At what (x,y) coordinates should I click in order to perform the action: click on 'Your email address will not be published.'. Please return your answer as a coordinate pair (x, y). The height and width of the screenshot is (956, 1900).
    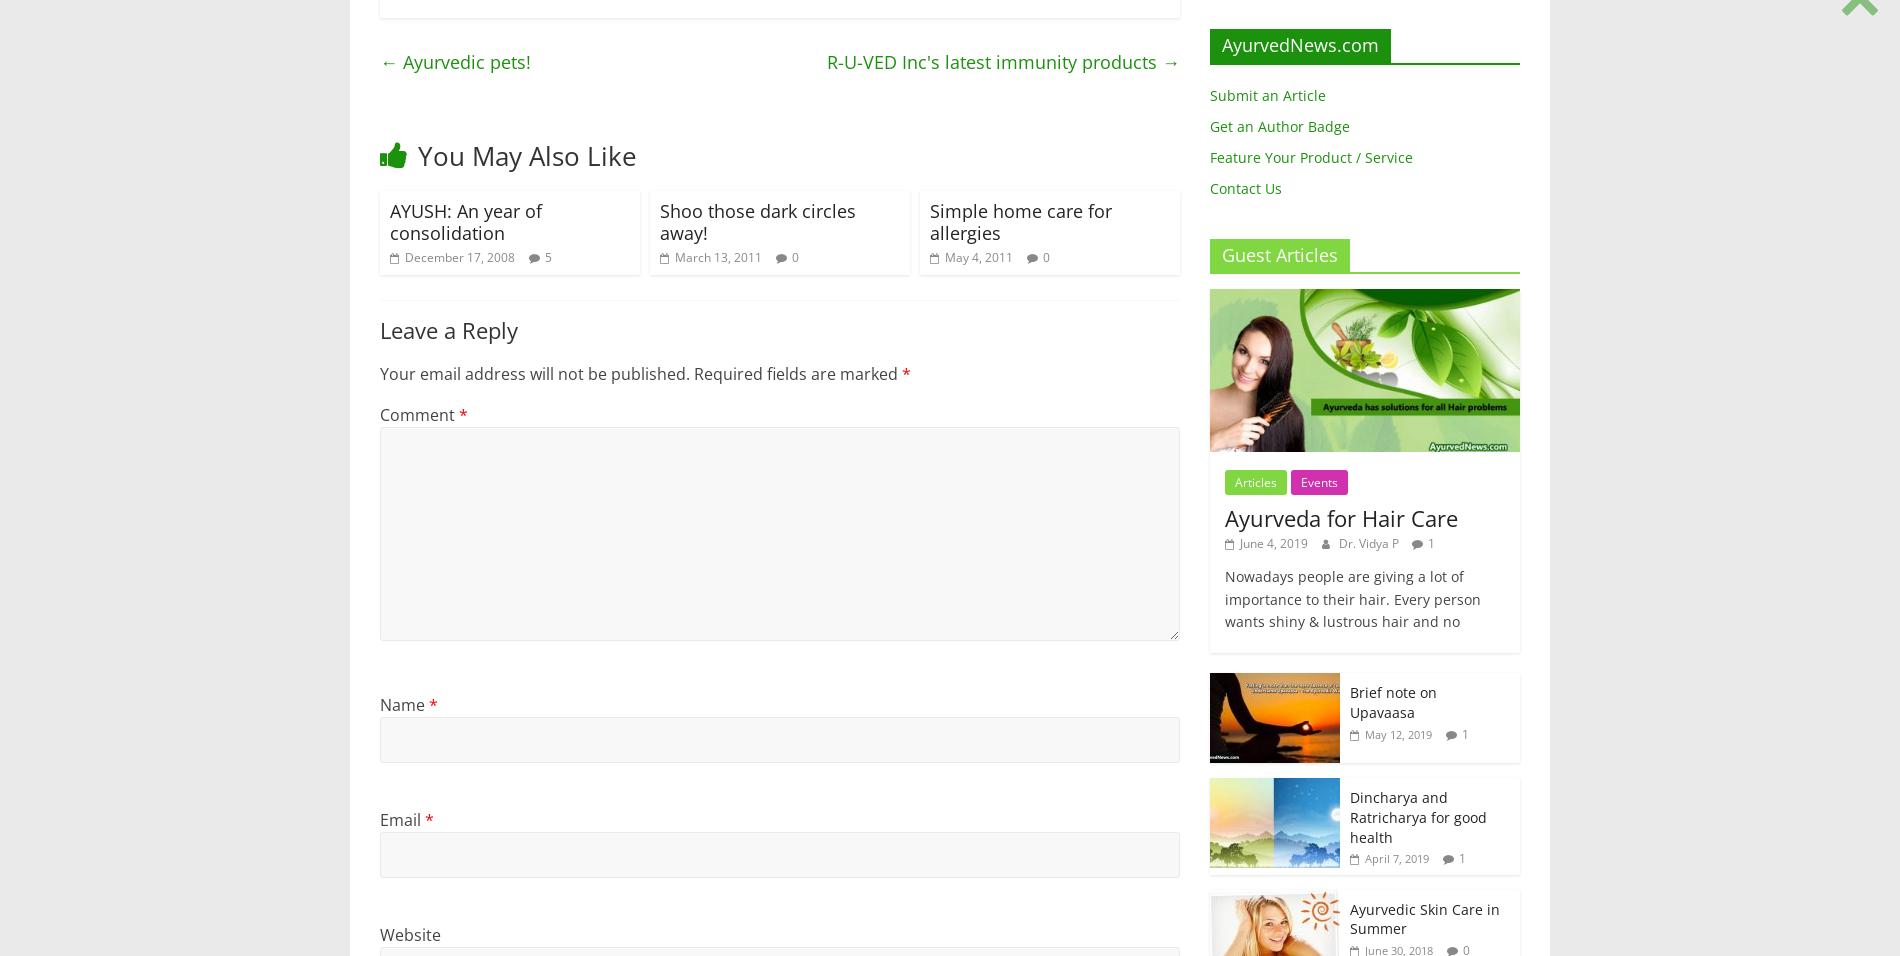
    Looking at the image, I should click on (535, 373).